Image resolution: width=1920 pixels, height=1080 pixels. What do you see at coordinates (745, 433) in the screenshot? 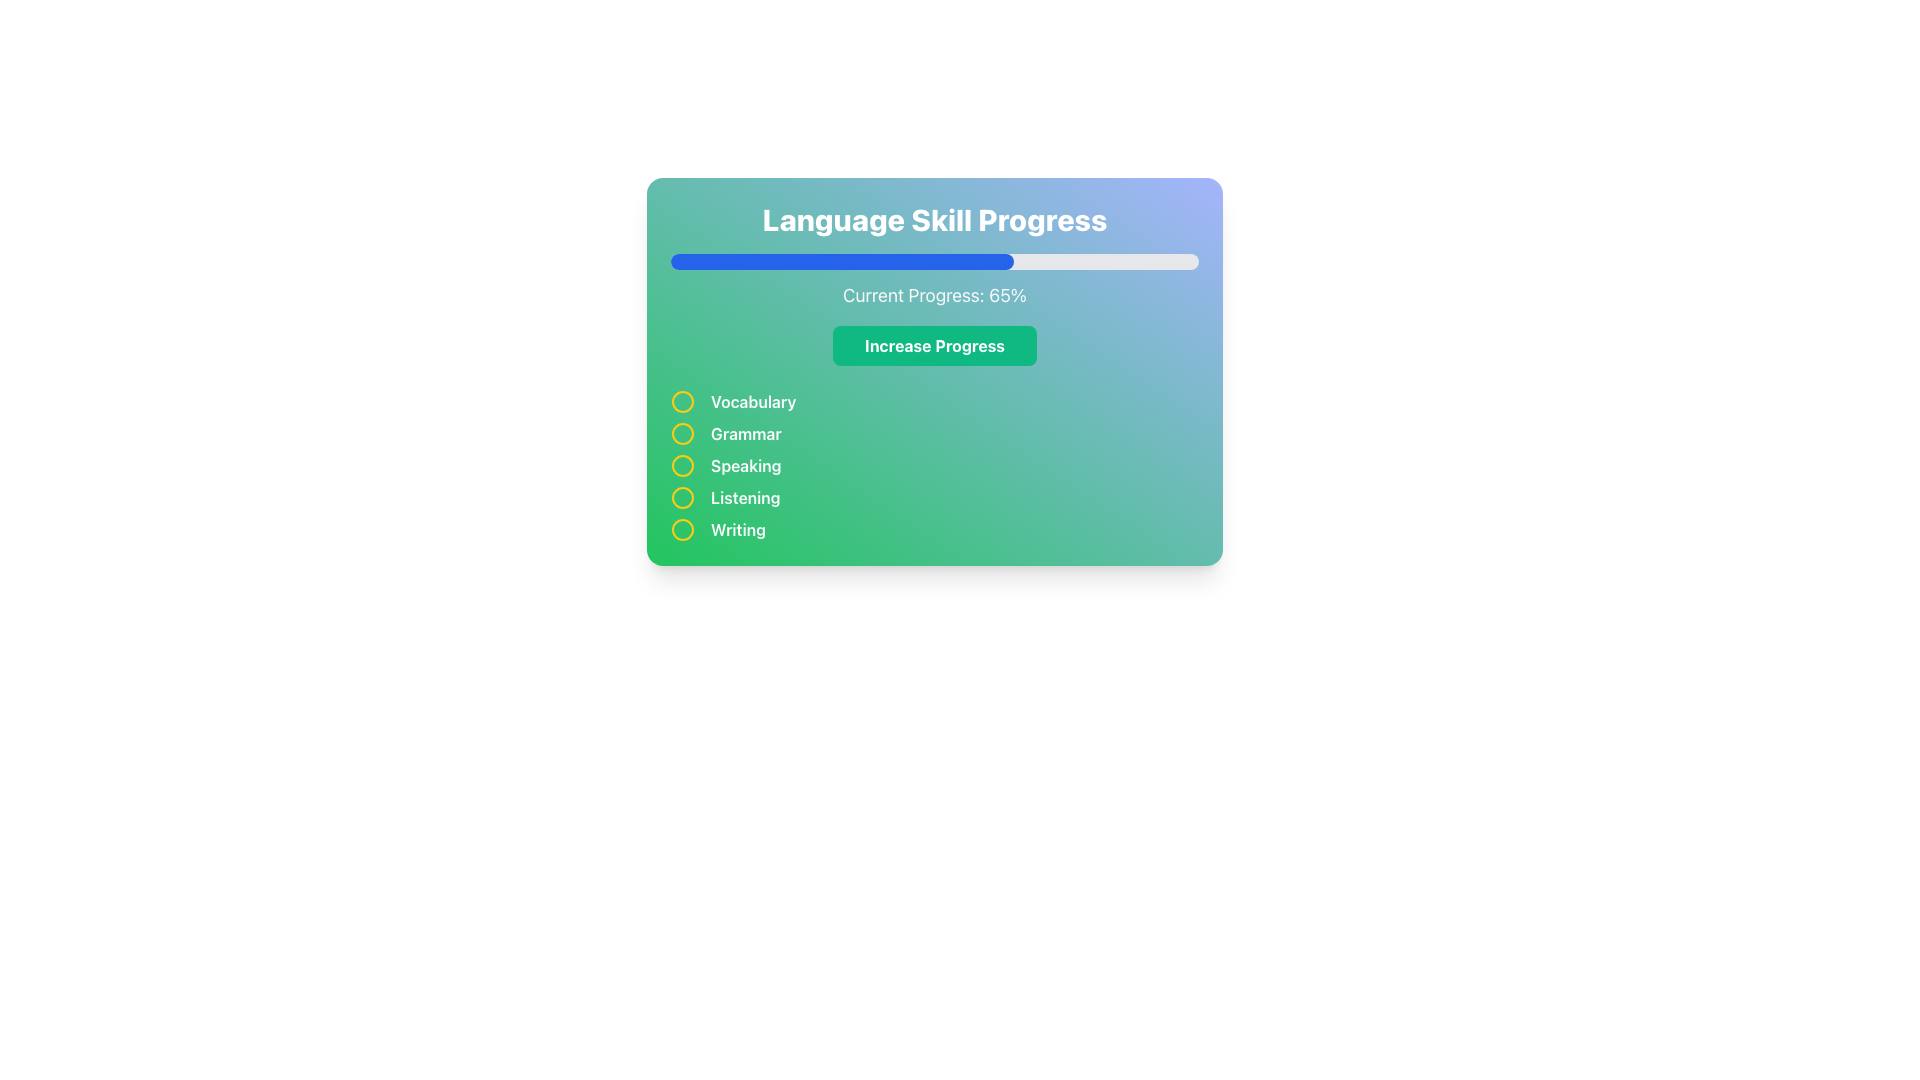
I see `the second label in the vertical list, which is positioned below 'Vocabulary' and above 'Speaking'` at bounding box center [745, 433].